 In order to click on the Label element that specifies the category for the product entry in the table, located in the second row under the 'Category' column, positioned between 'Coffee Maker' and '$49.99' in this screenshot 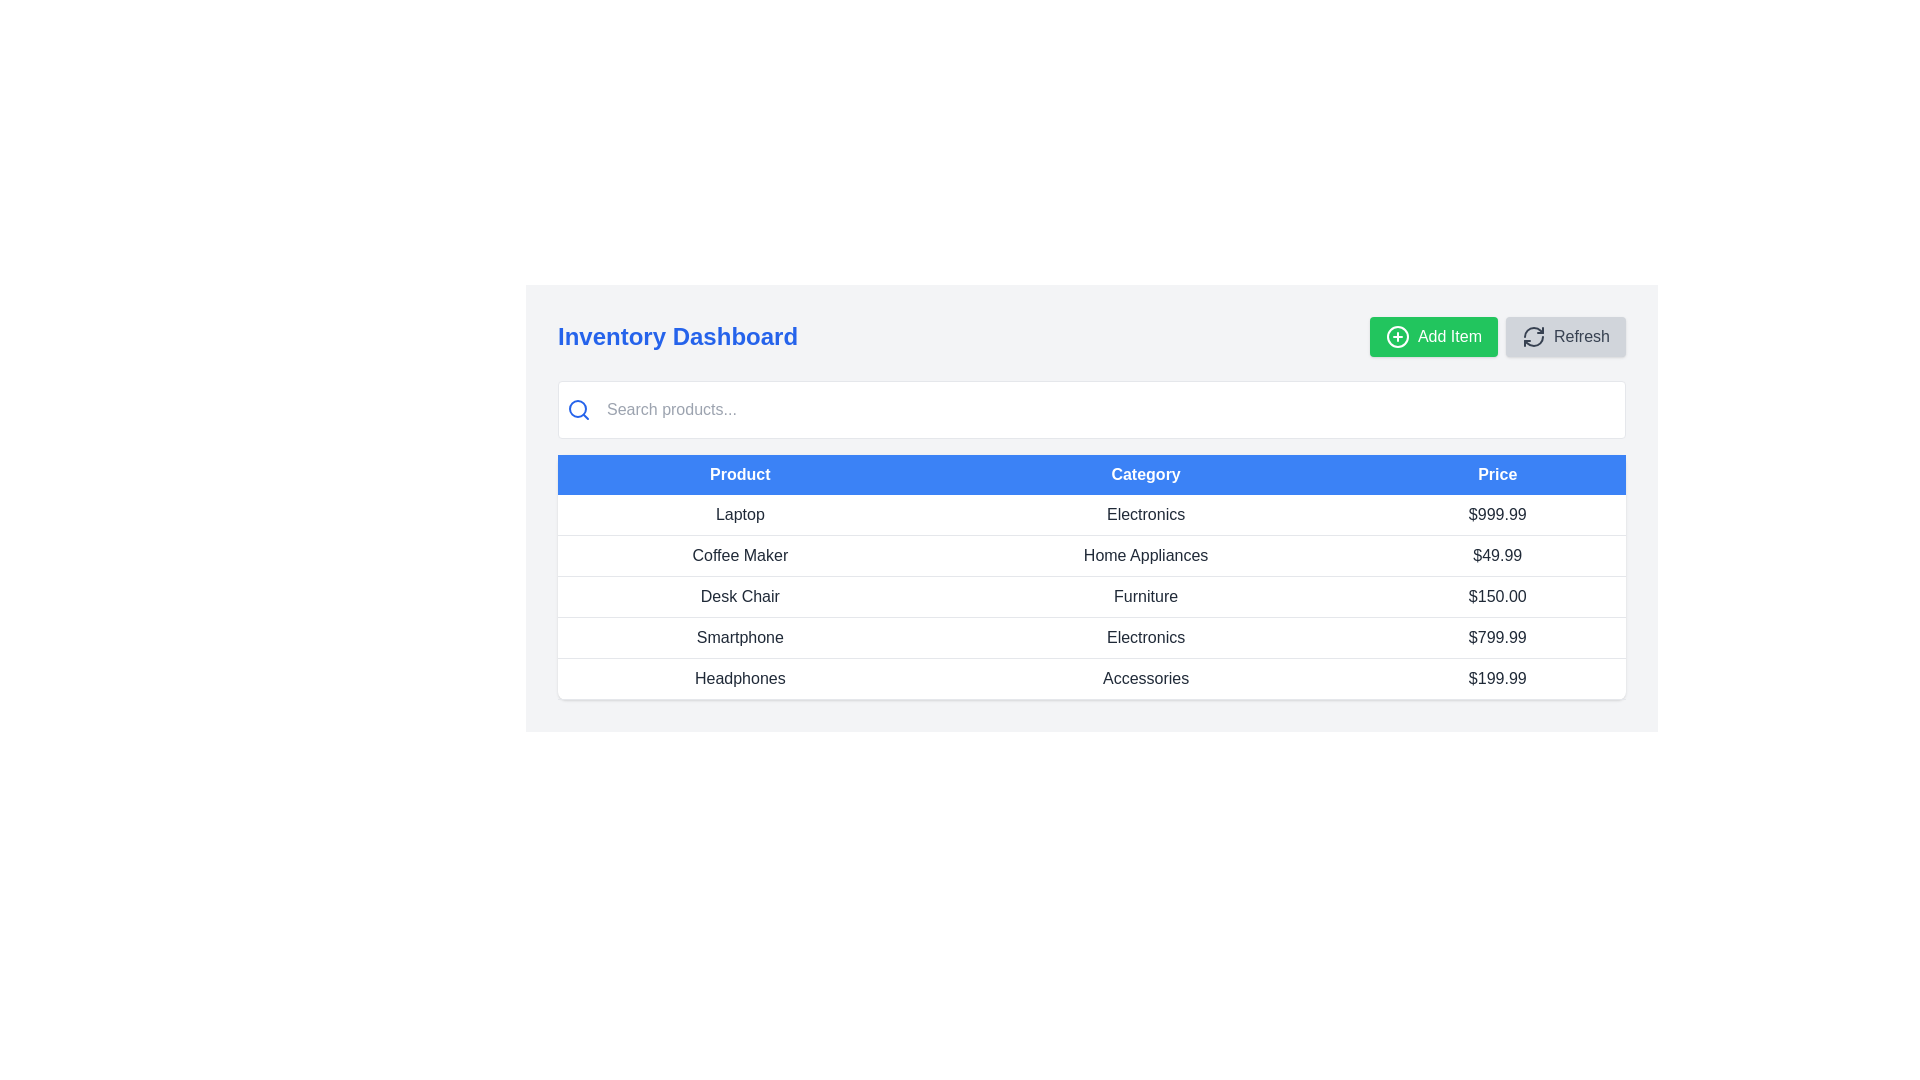, I will do `click(1146, 555)`.